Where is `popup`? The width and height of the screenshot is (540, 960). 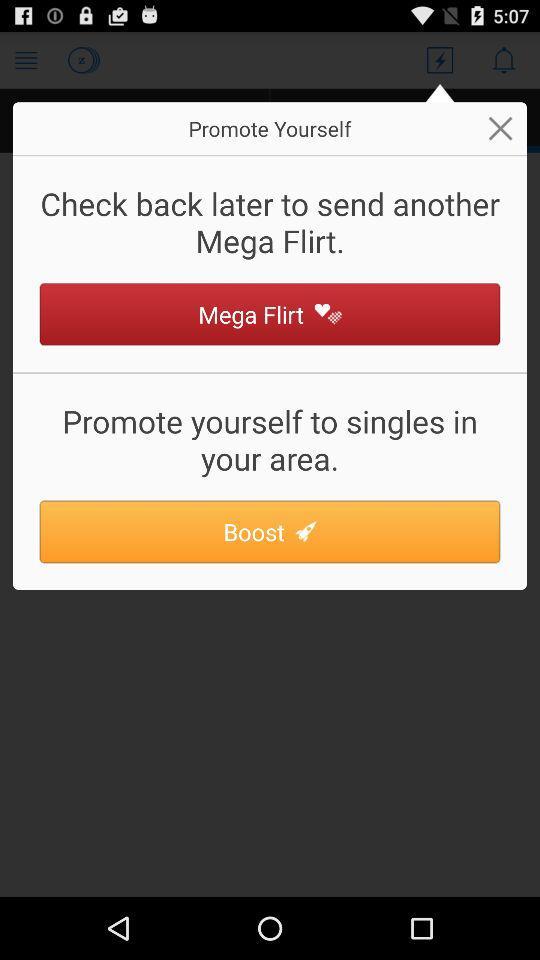
popup is located at coordinates (499, 127).